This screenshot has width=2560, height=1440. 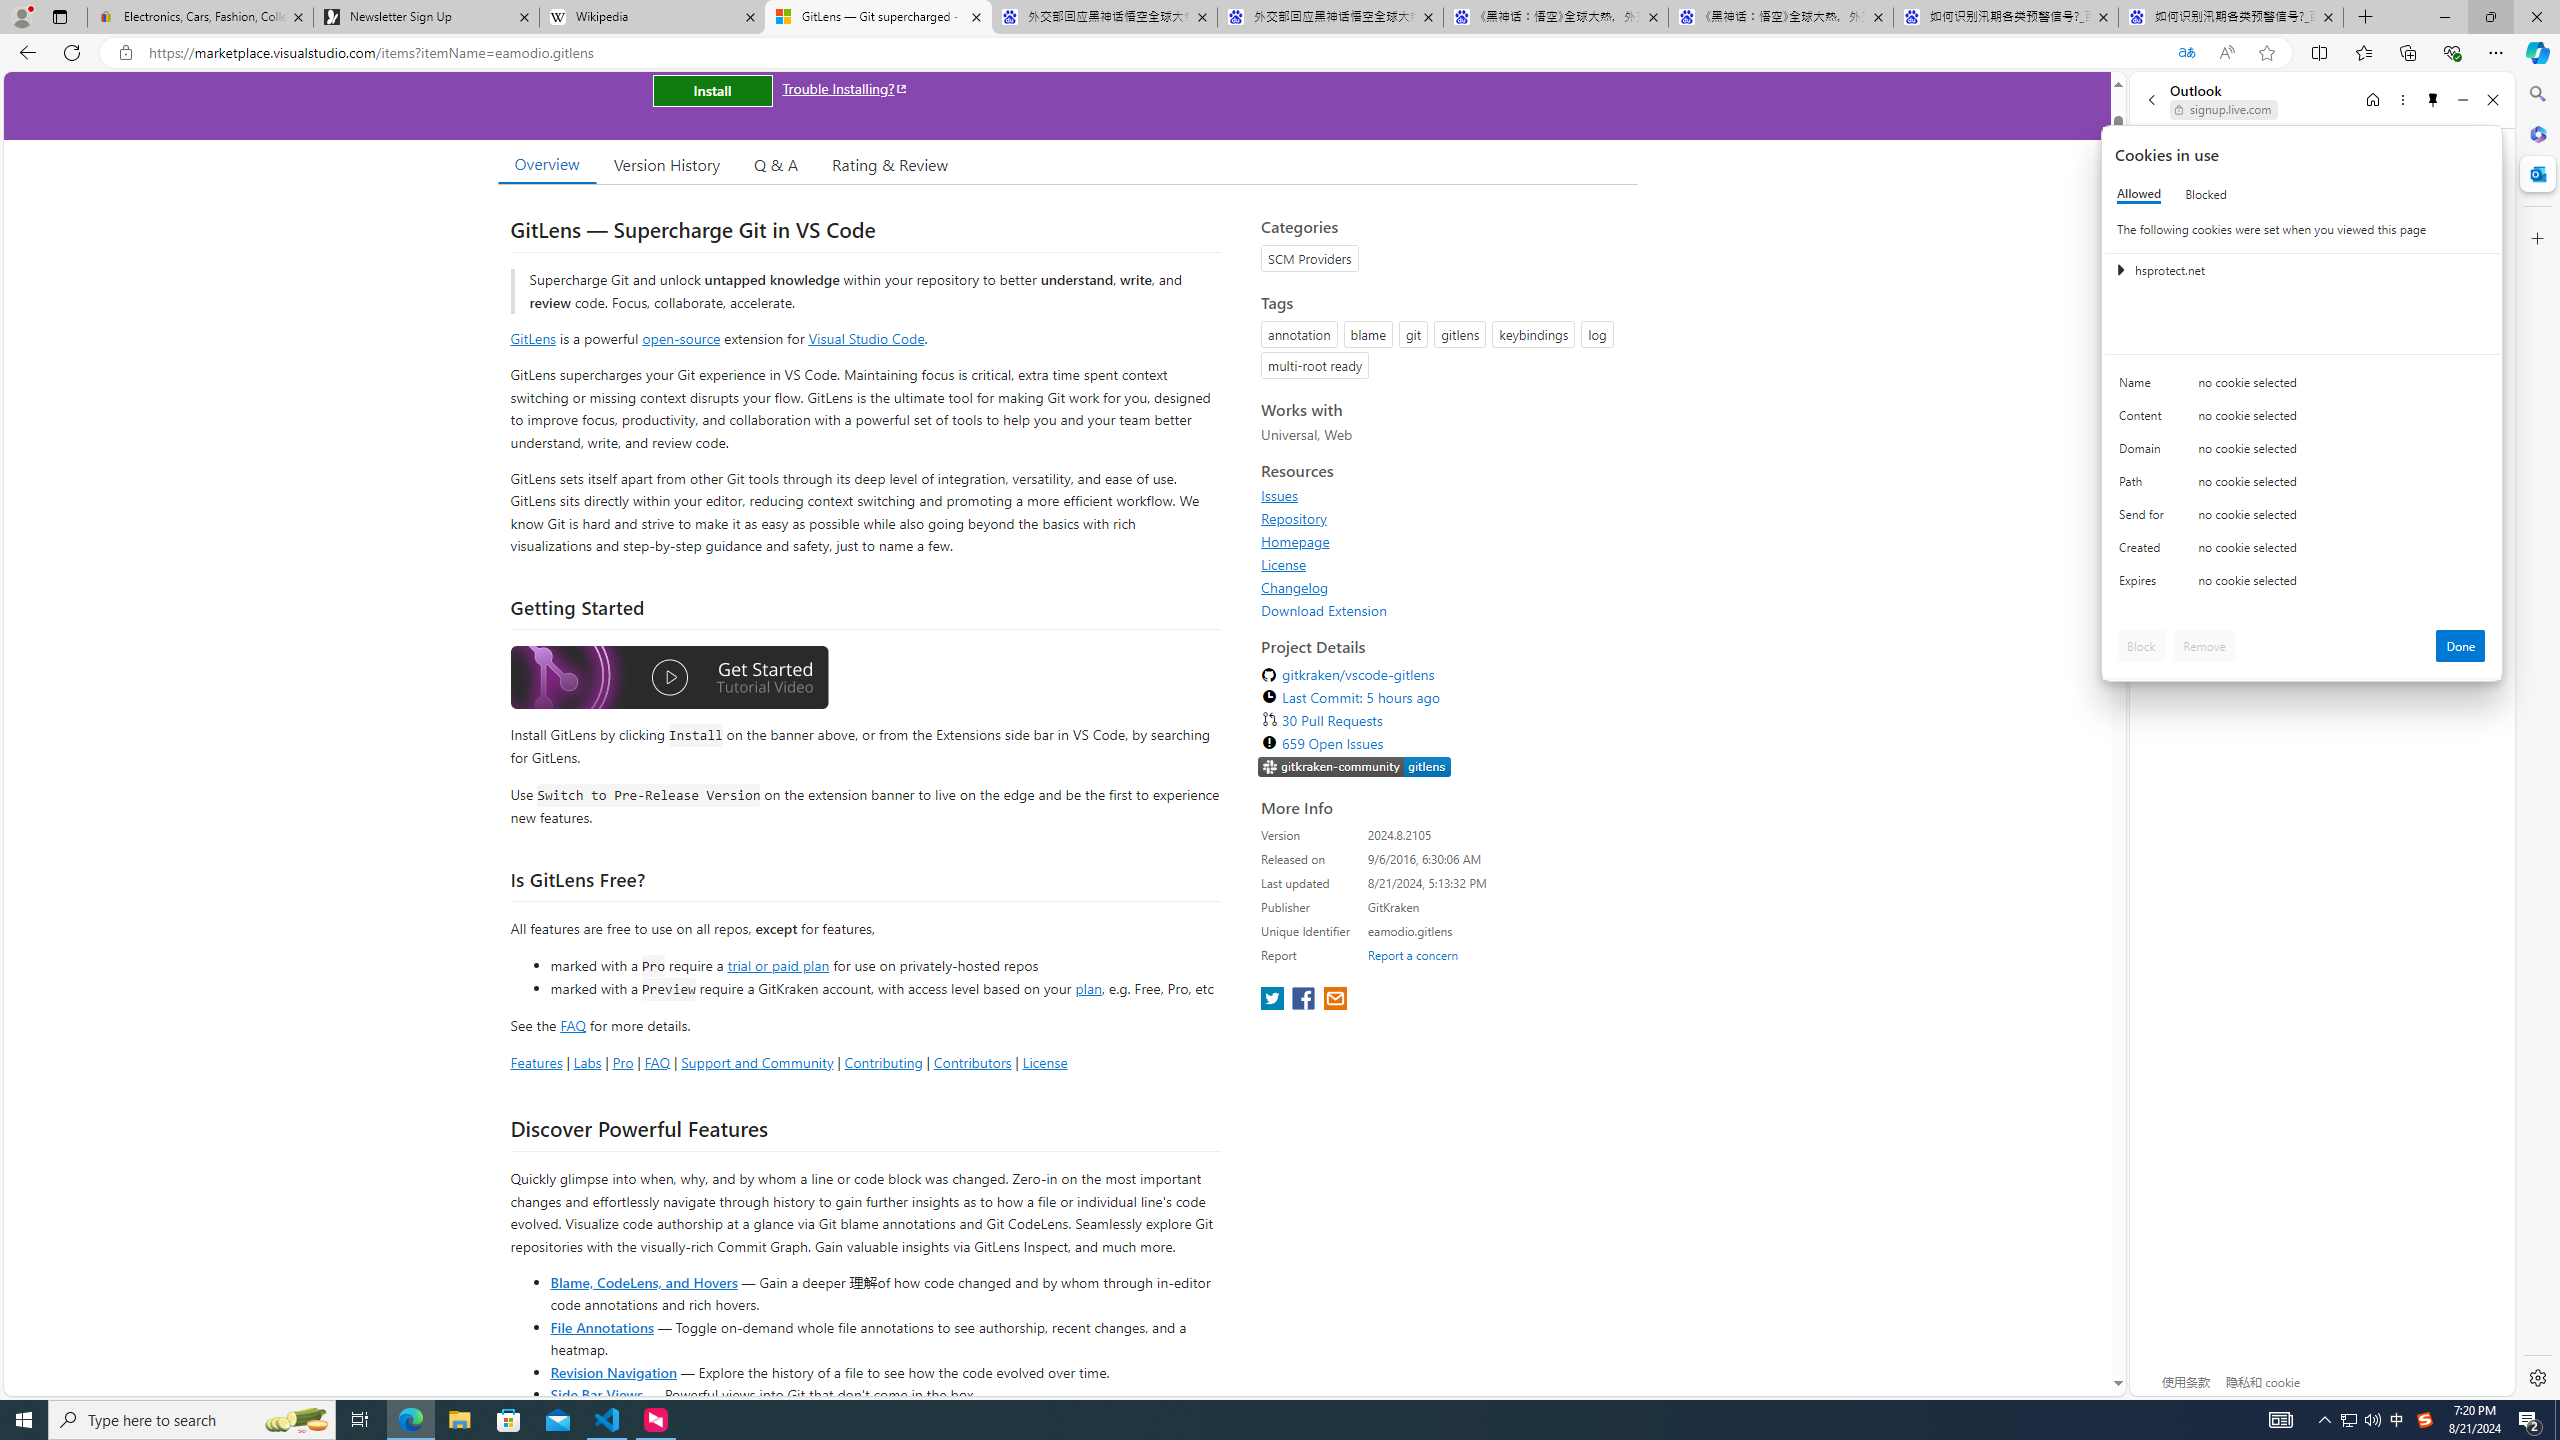 What do you see at coordinates (2144, 386) in the screenshot?
I see `'Name'` at bounding box center [2144, 386].